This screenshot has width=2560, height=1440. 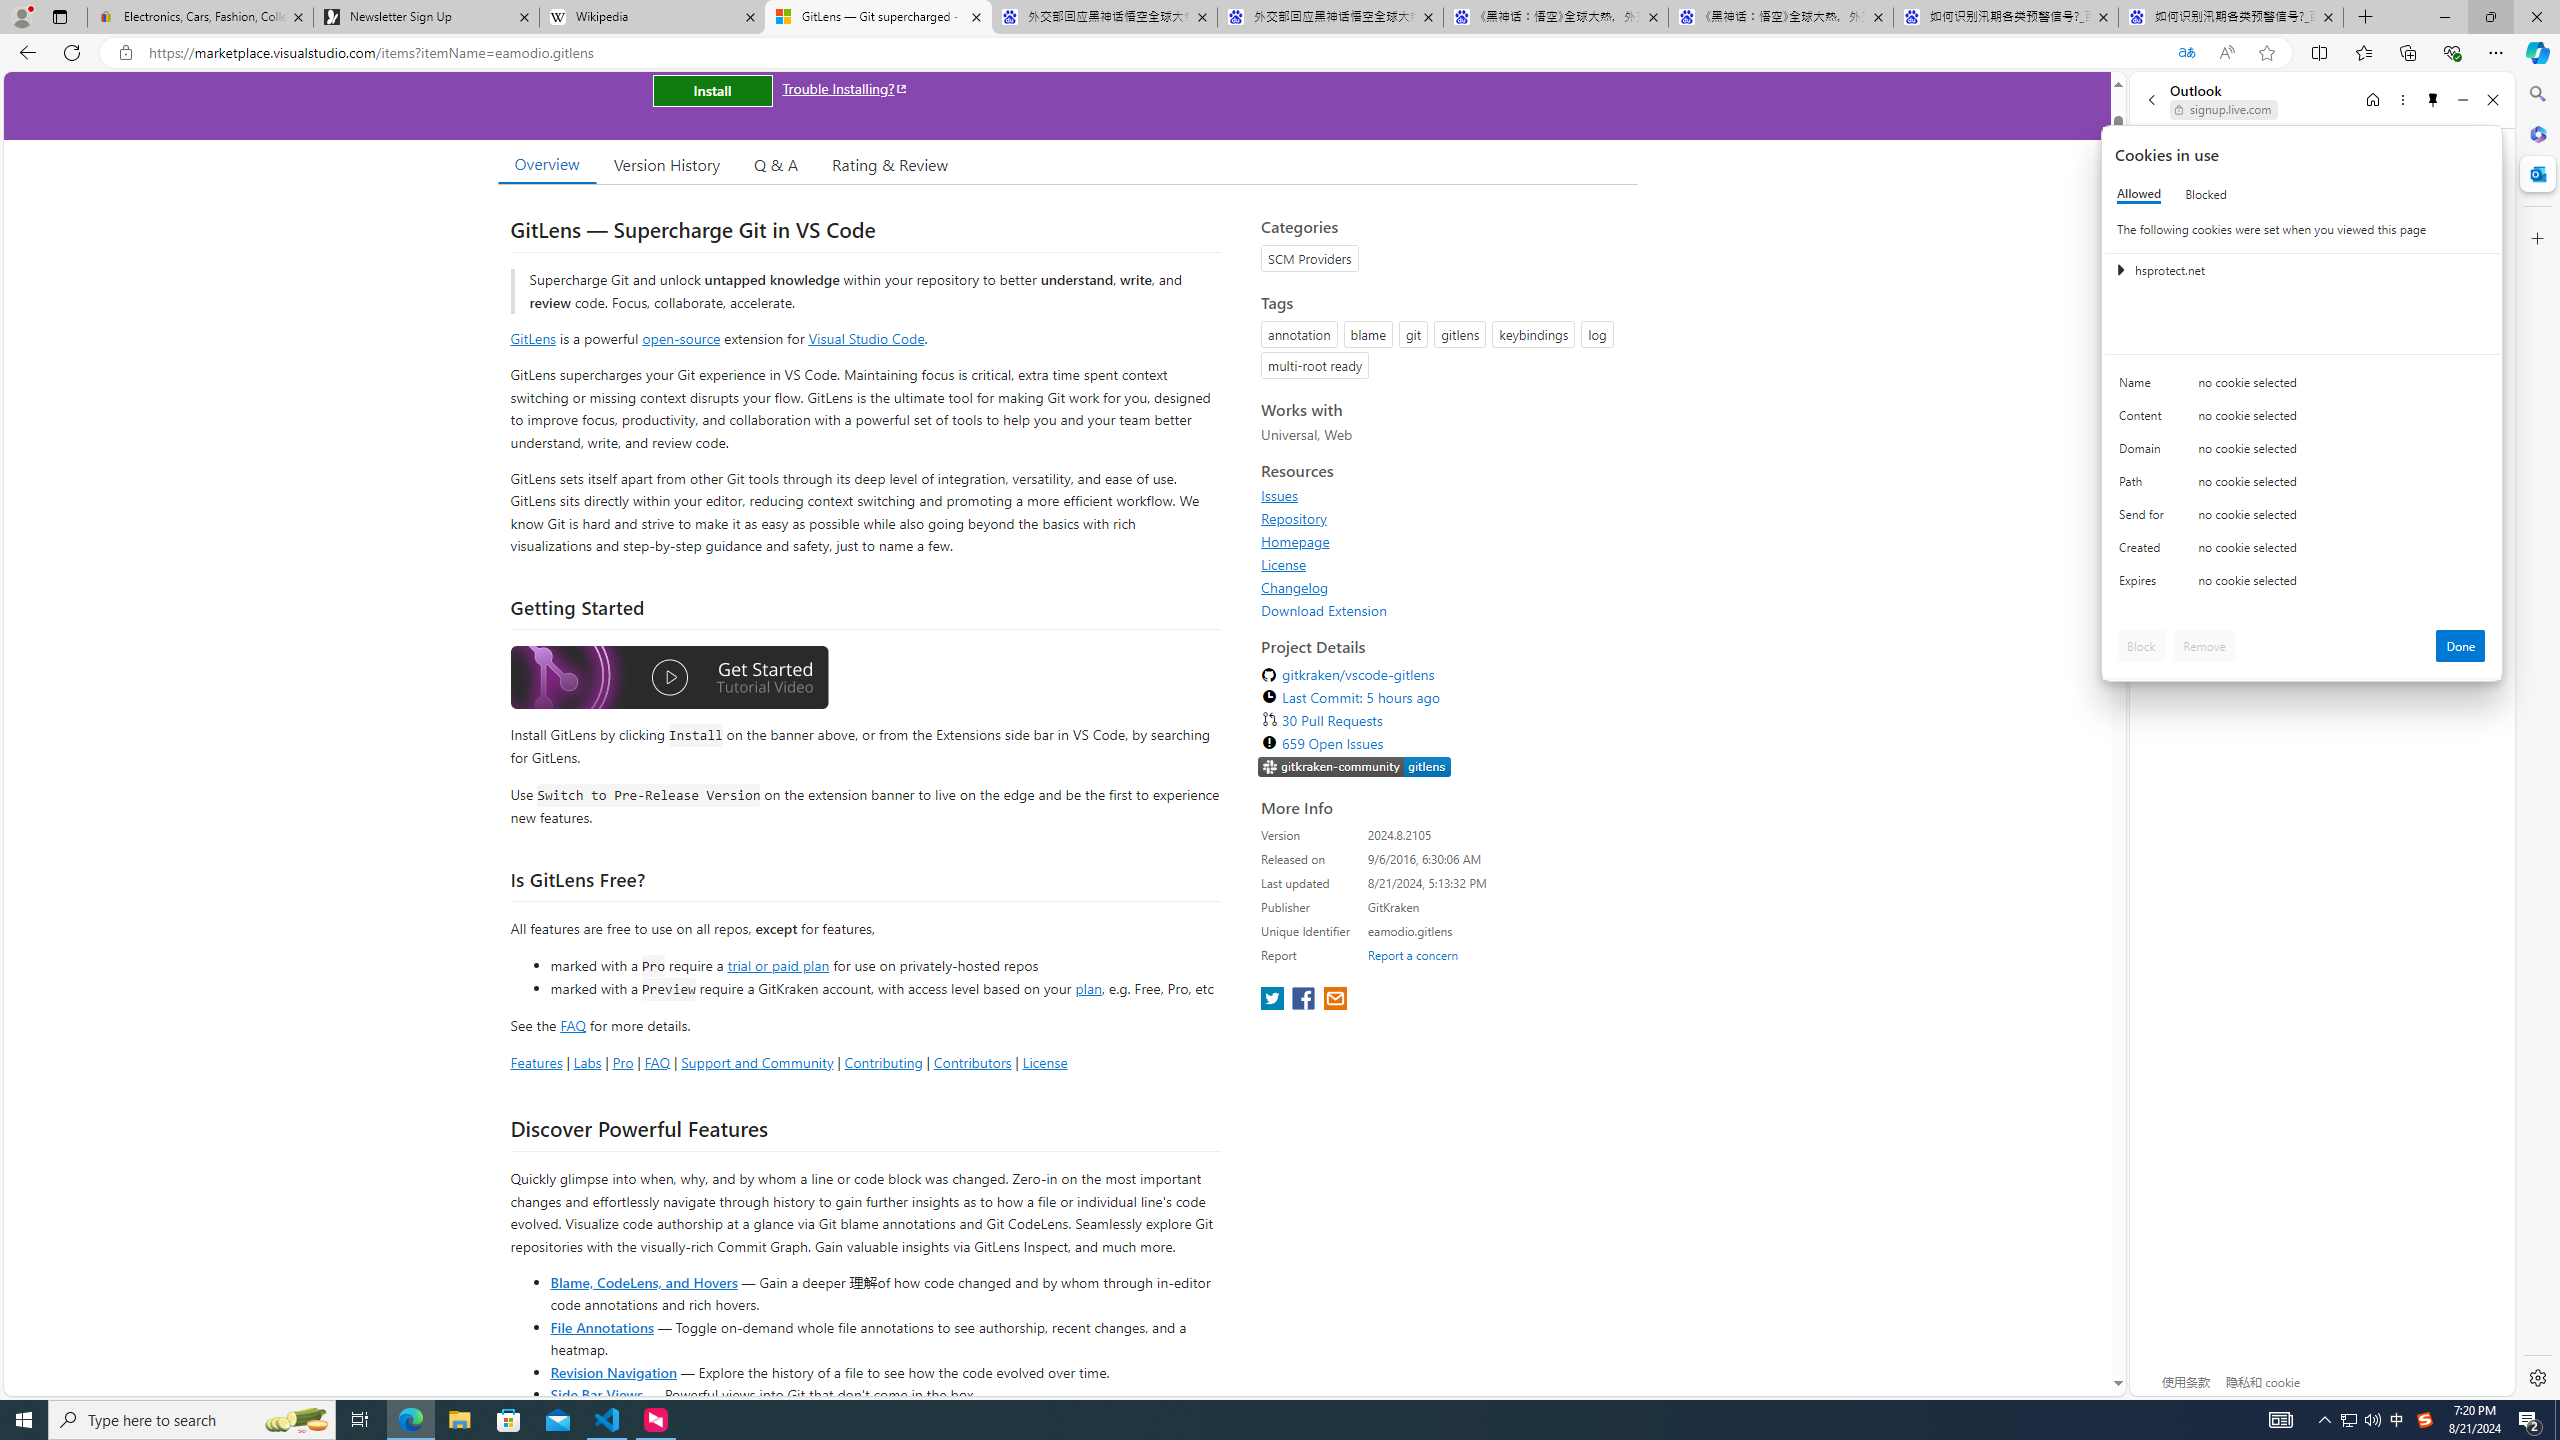 What do you see at coordinates (2144, 386) in the screenshot?
I see `'Name'` at bounding box center [2144, 386].